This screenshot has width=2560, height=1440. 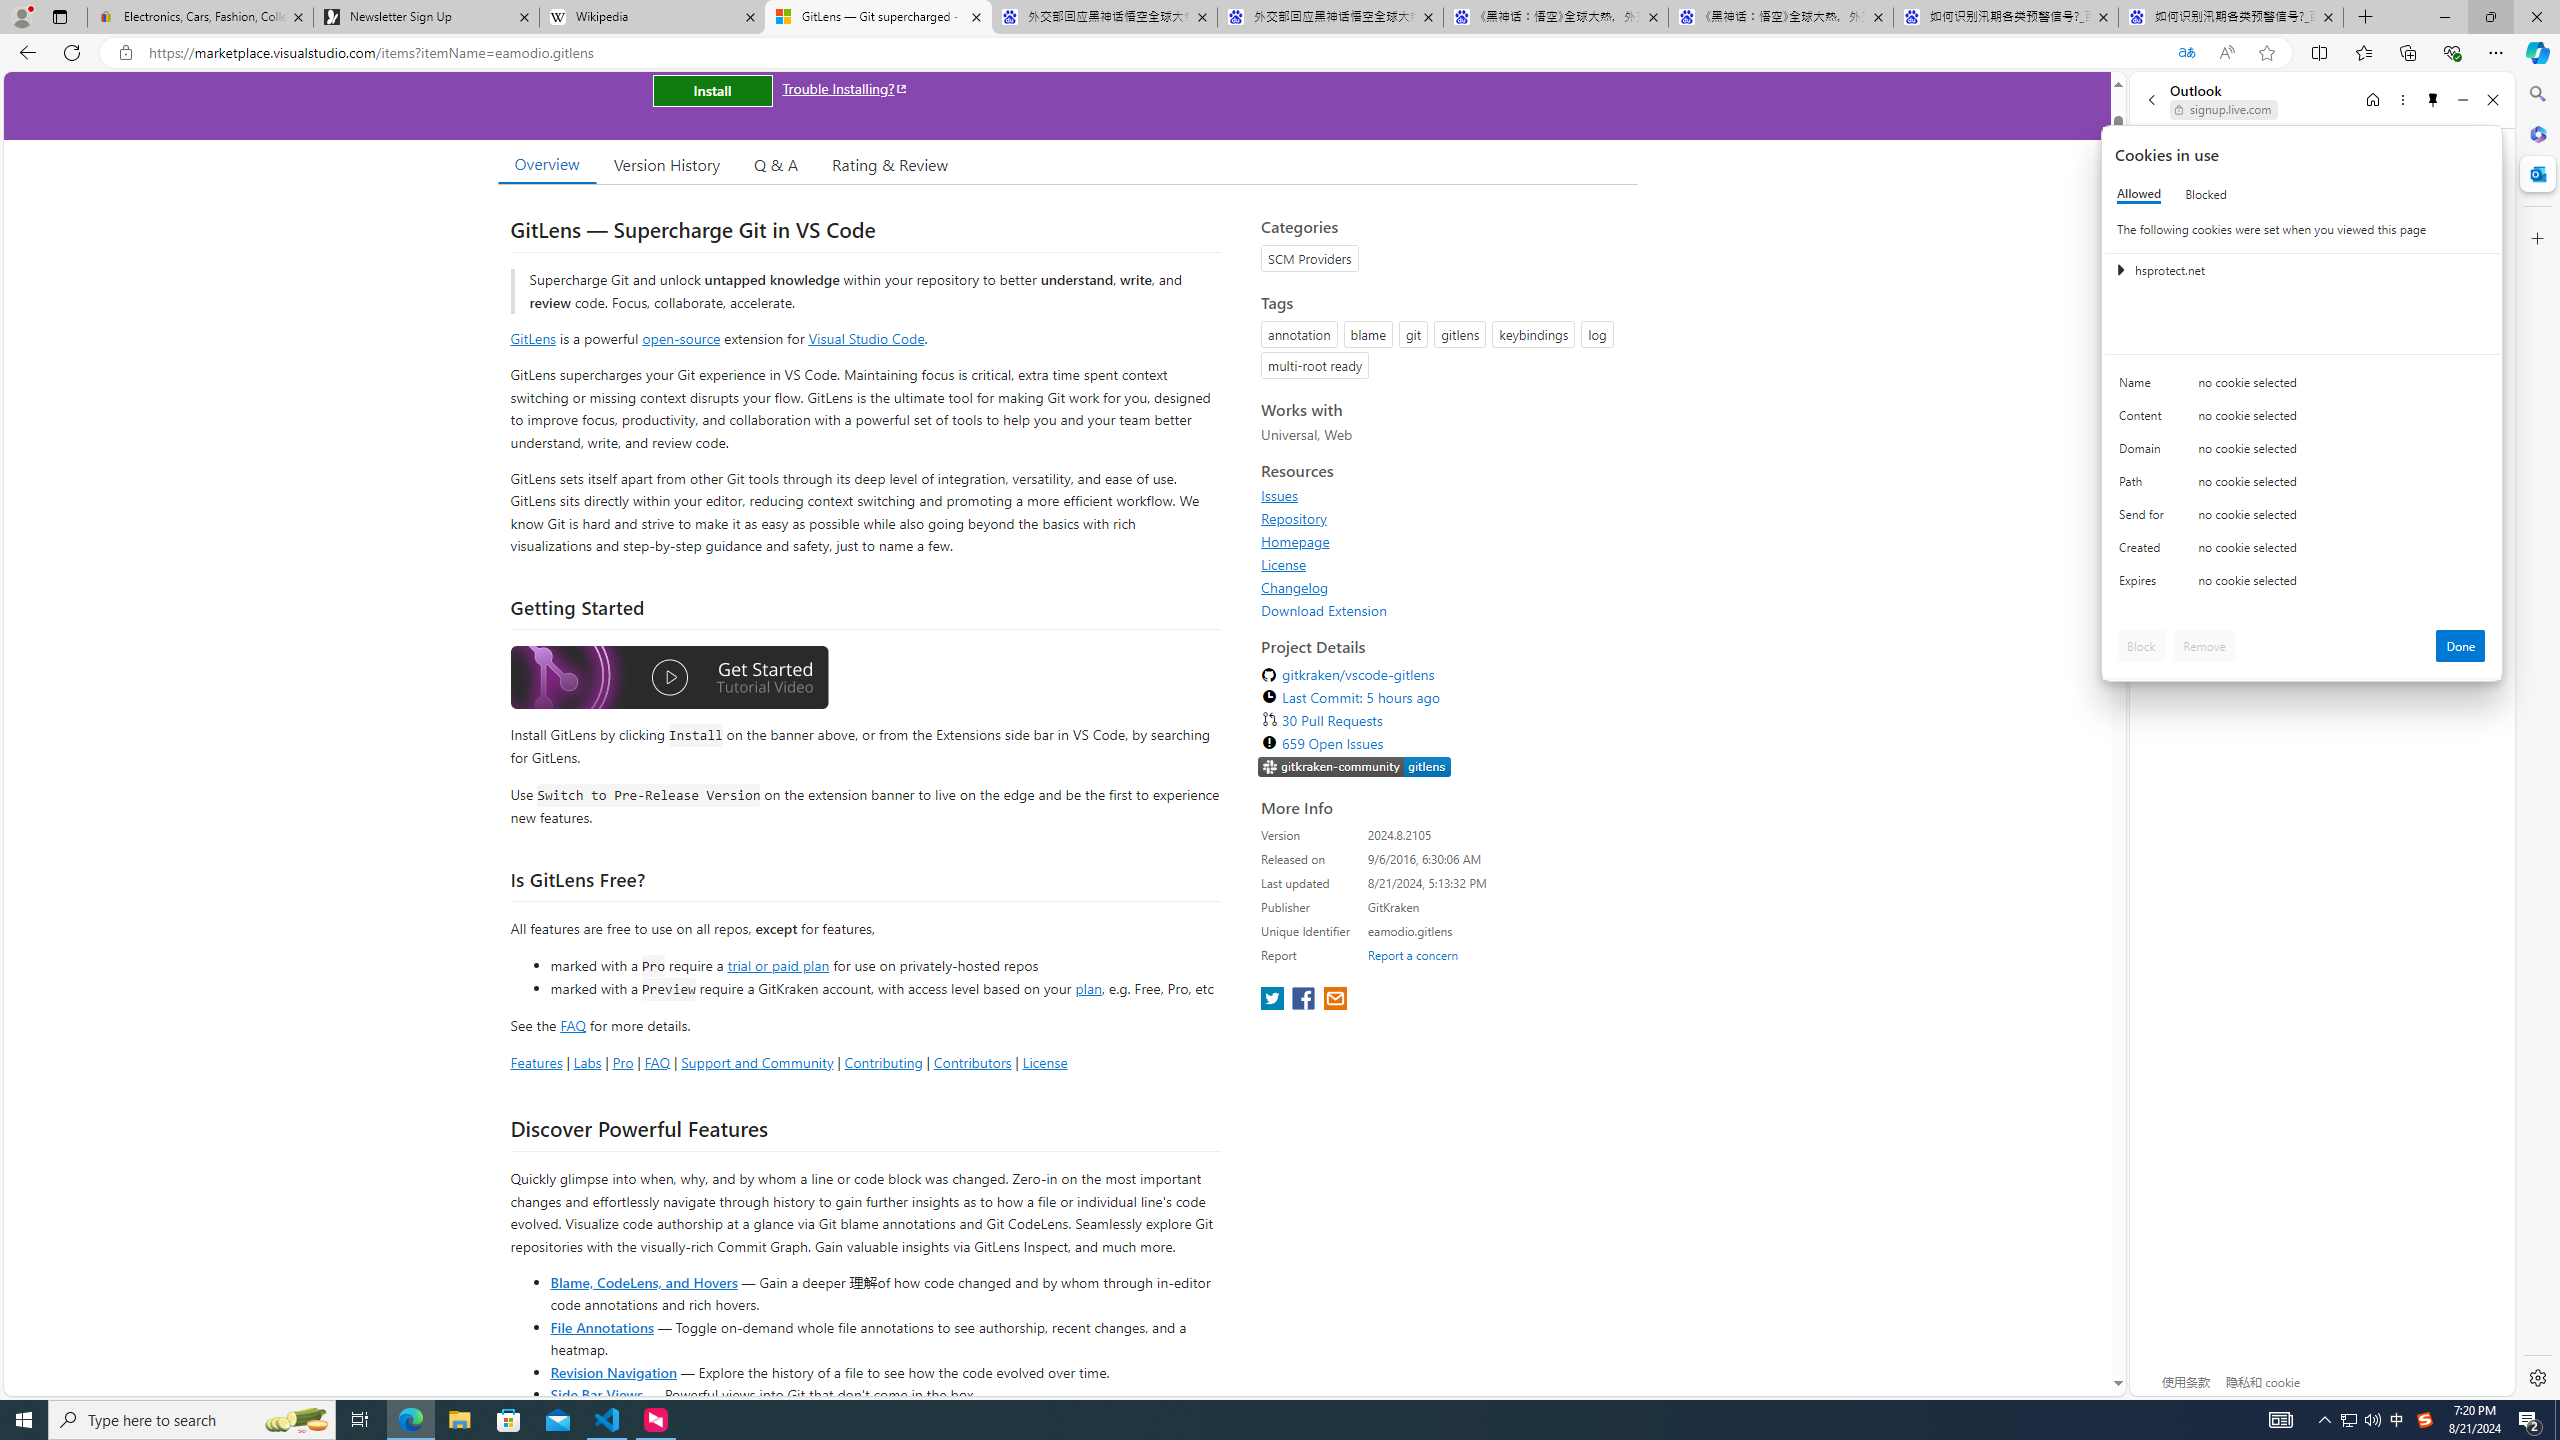 What do you see at coordinates (2144, 386) in the screenshot?
I see `'Name'` at bounding box center [2144, 386].